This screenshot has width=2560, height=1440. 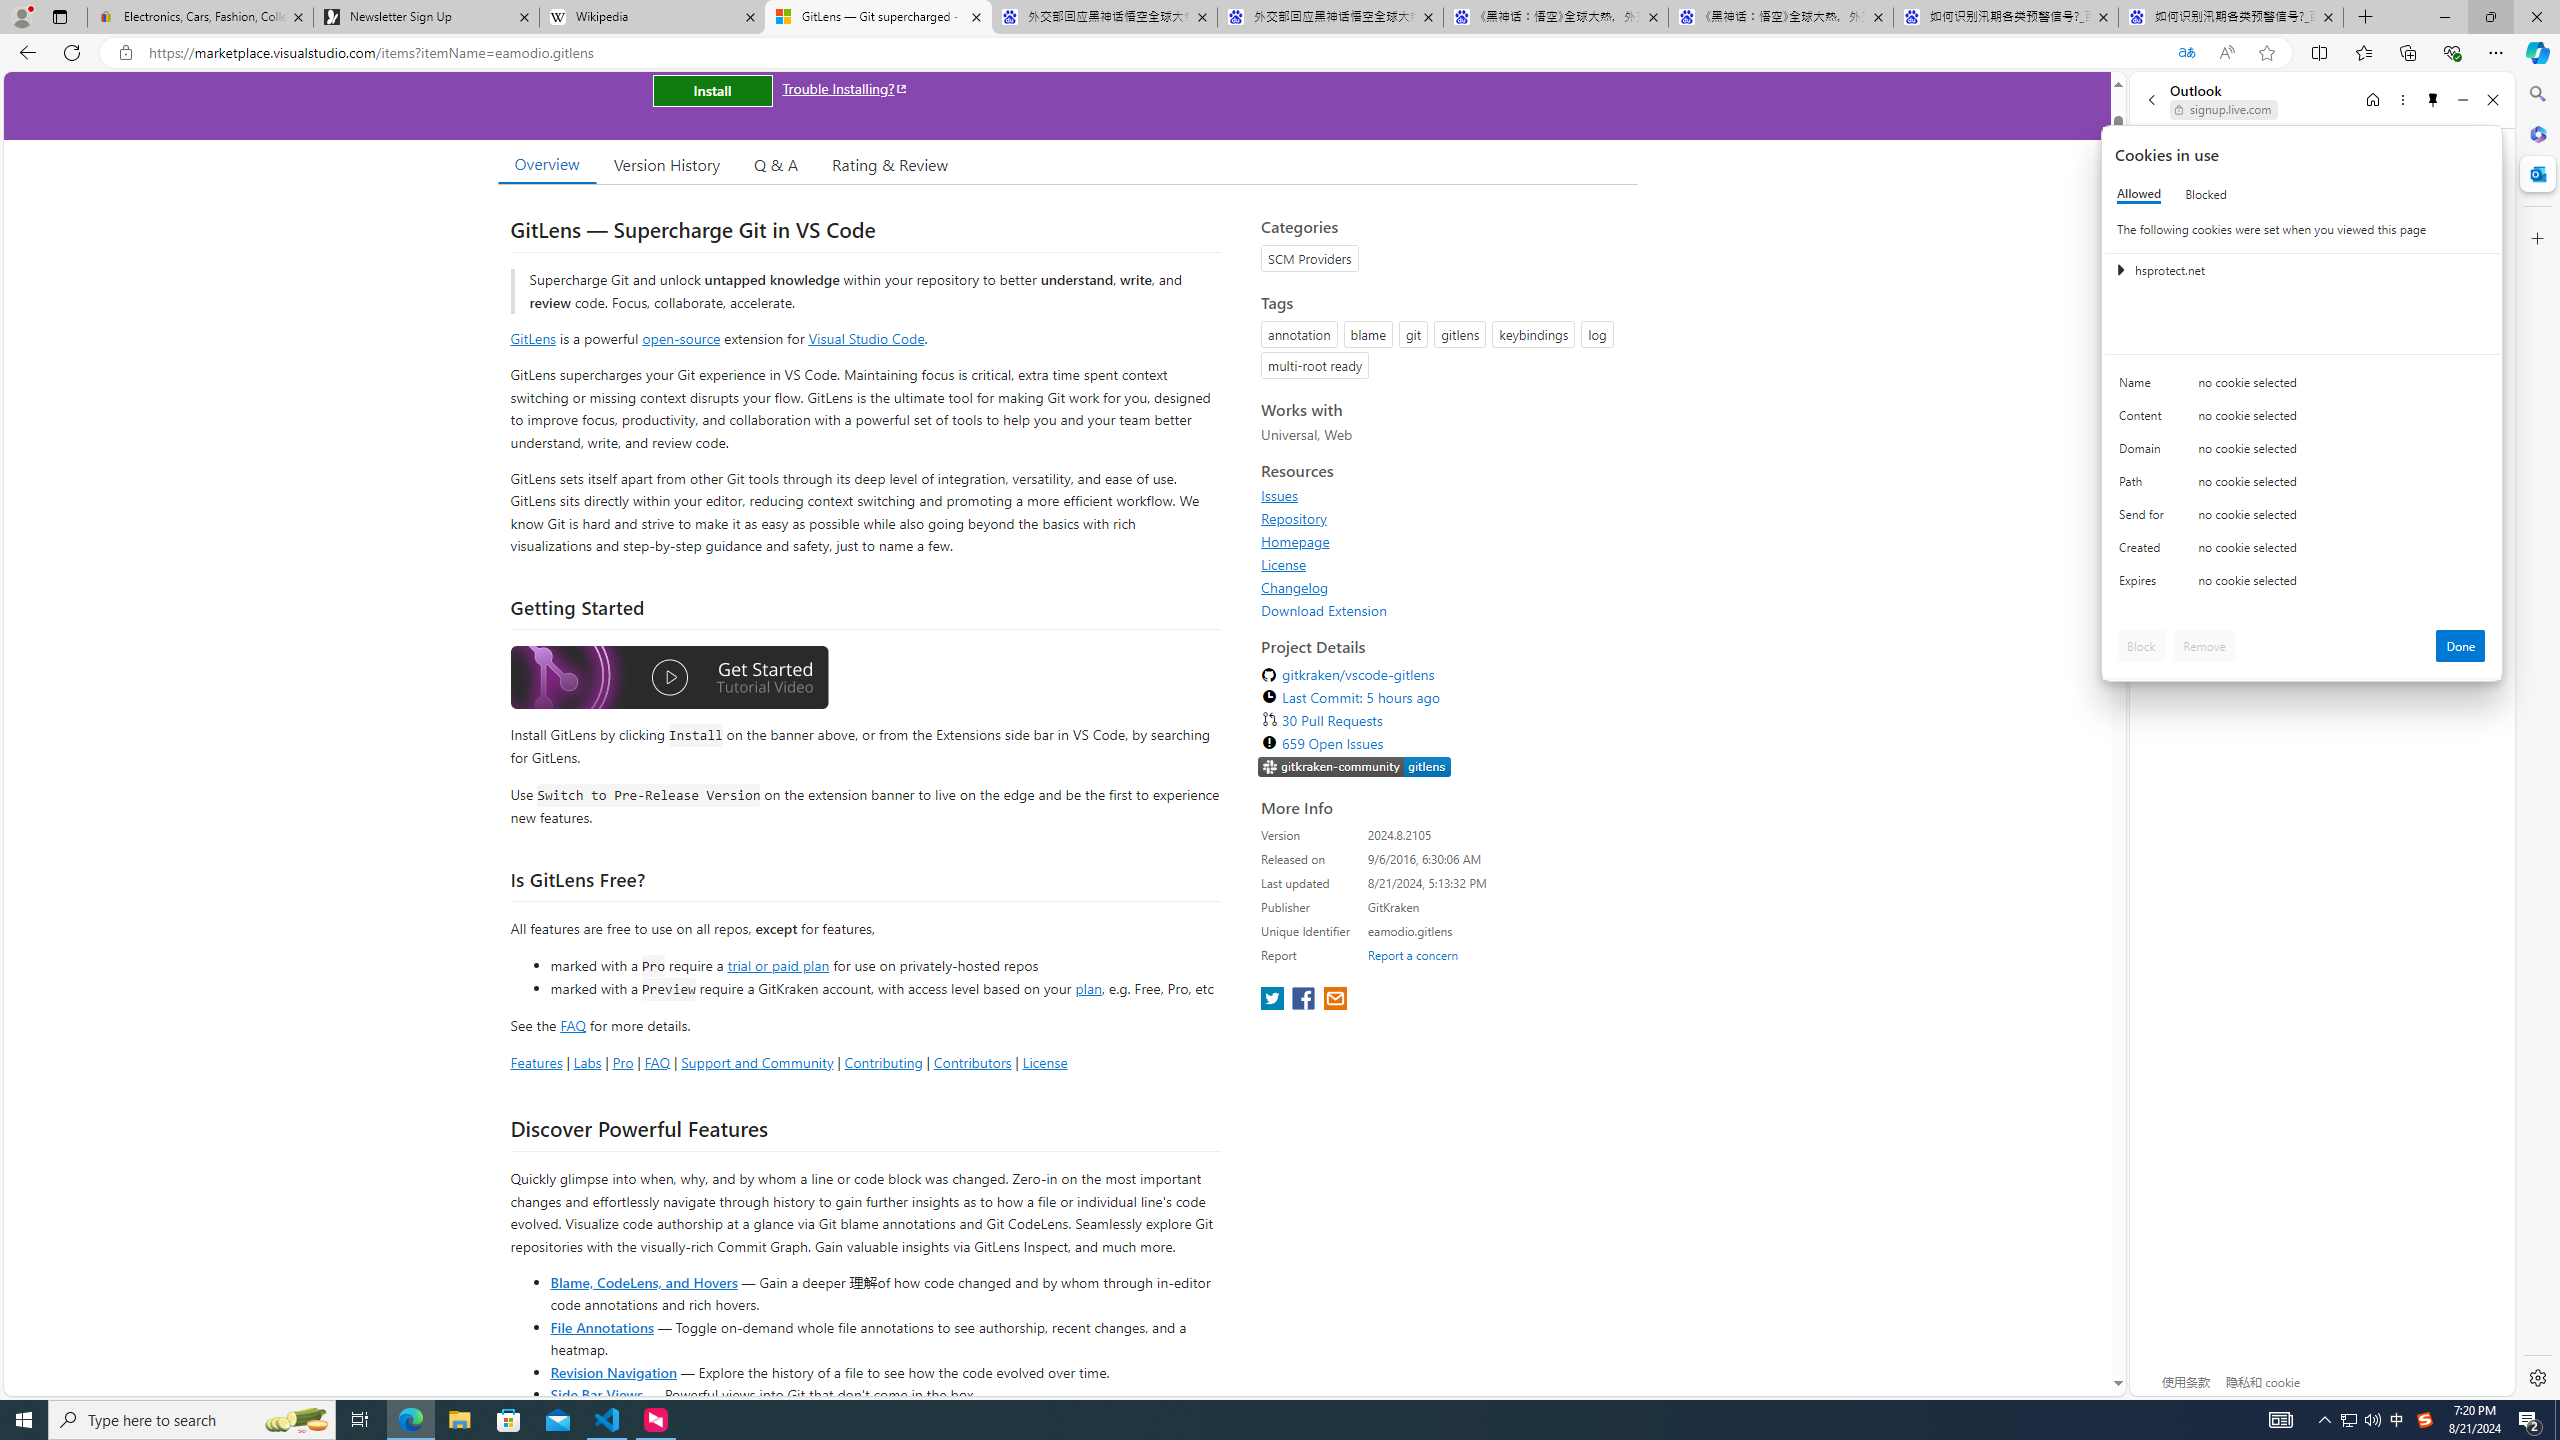 What do you see at coordinates (2144, 386) in the screenshot?
I see `'Name'` at bounding box center [2144, 386].